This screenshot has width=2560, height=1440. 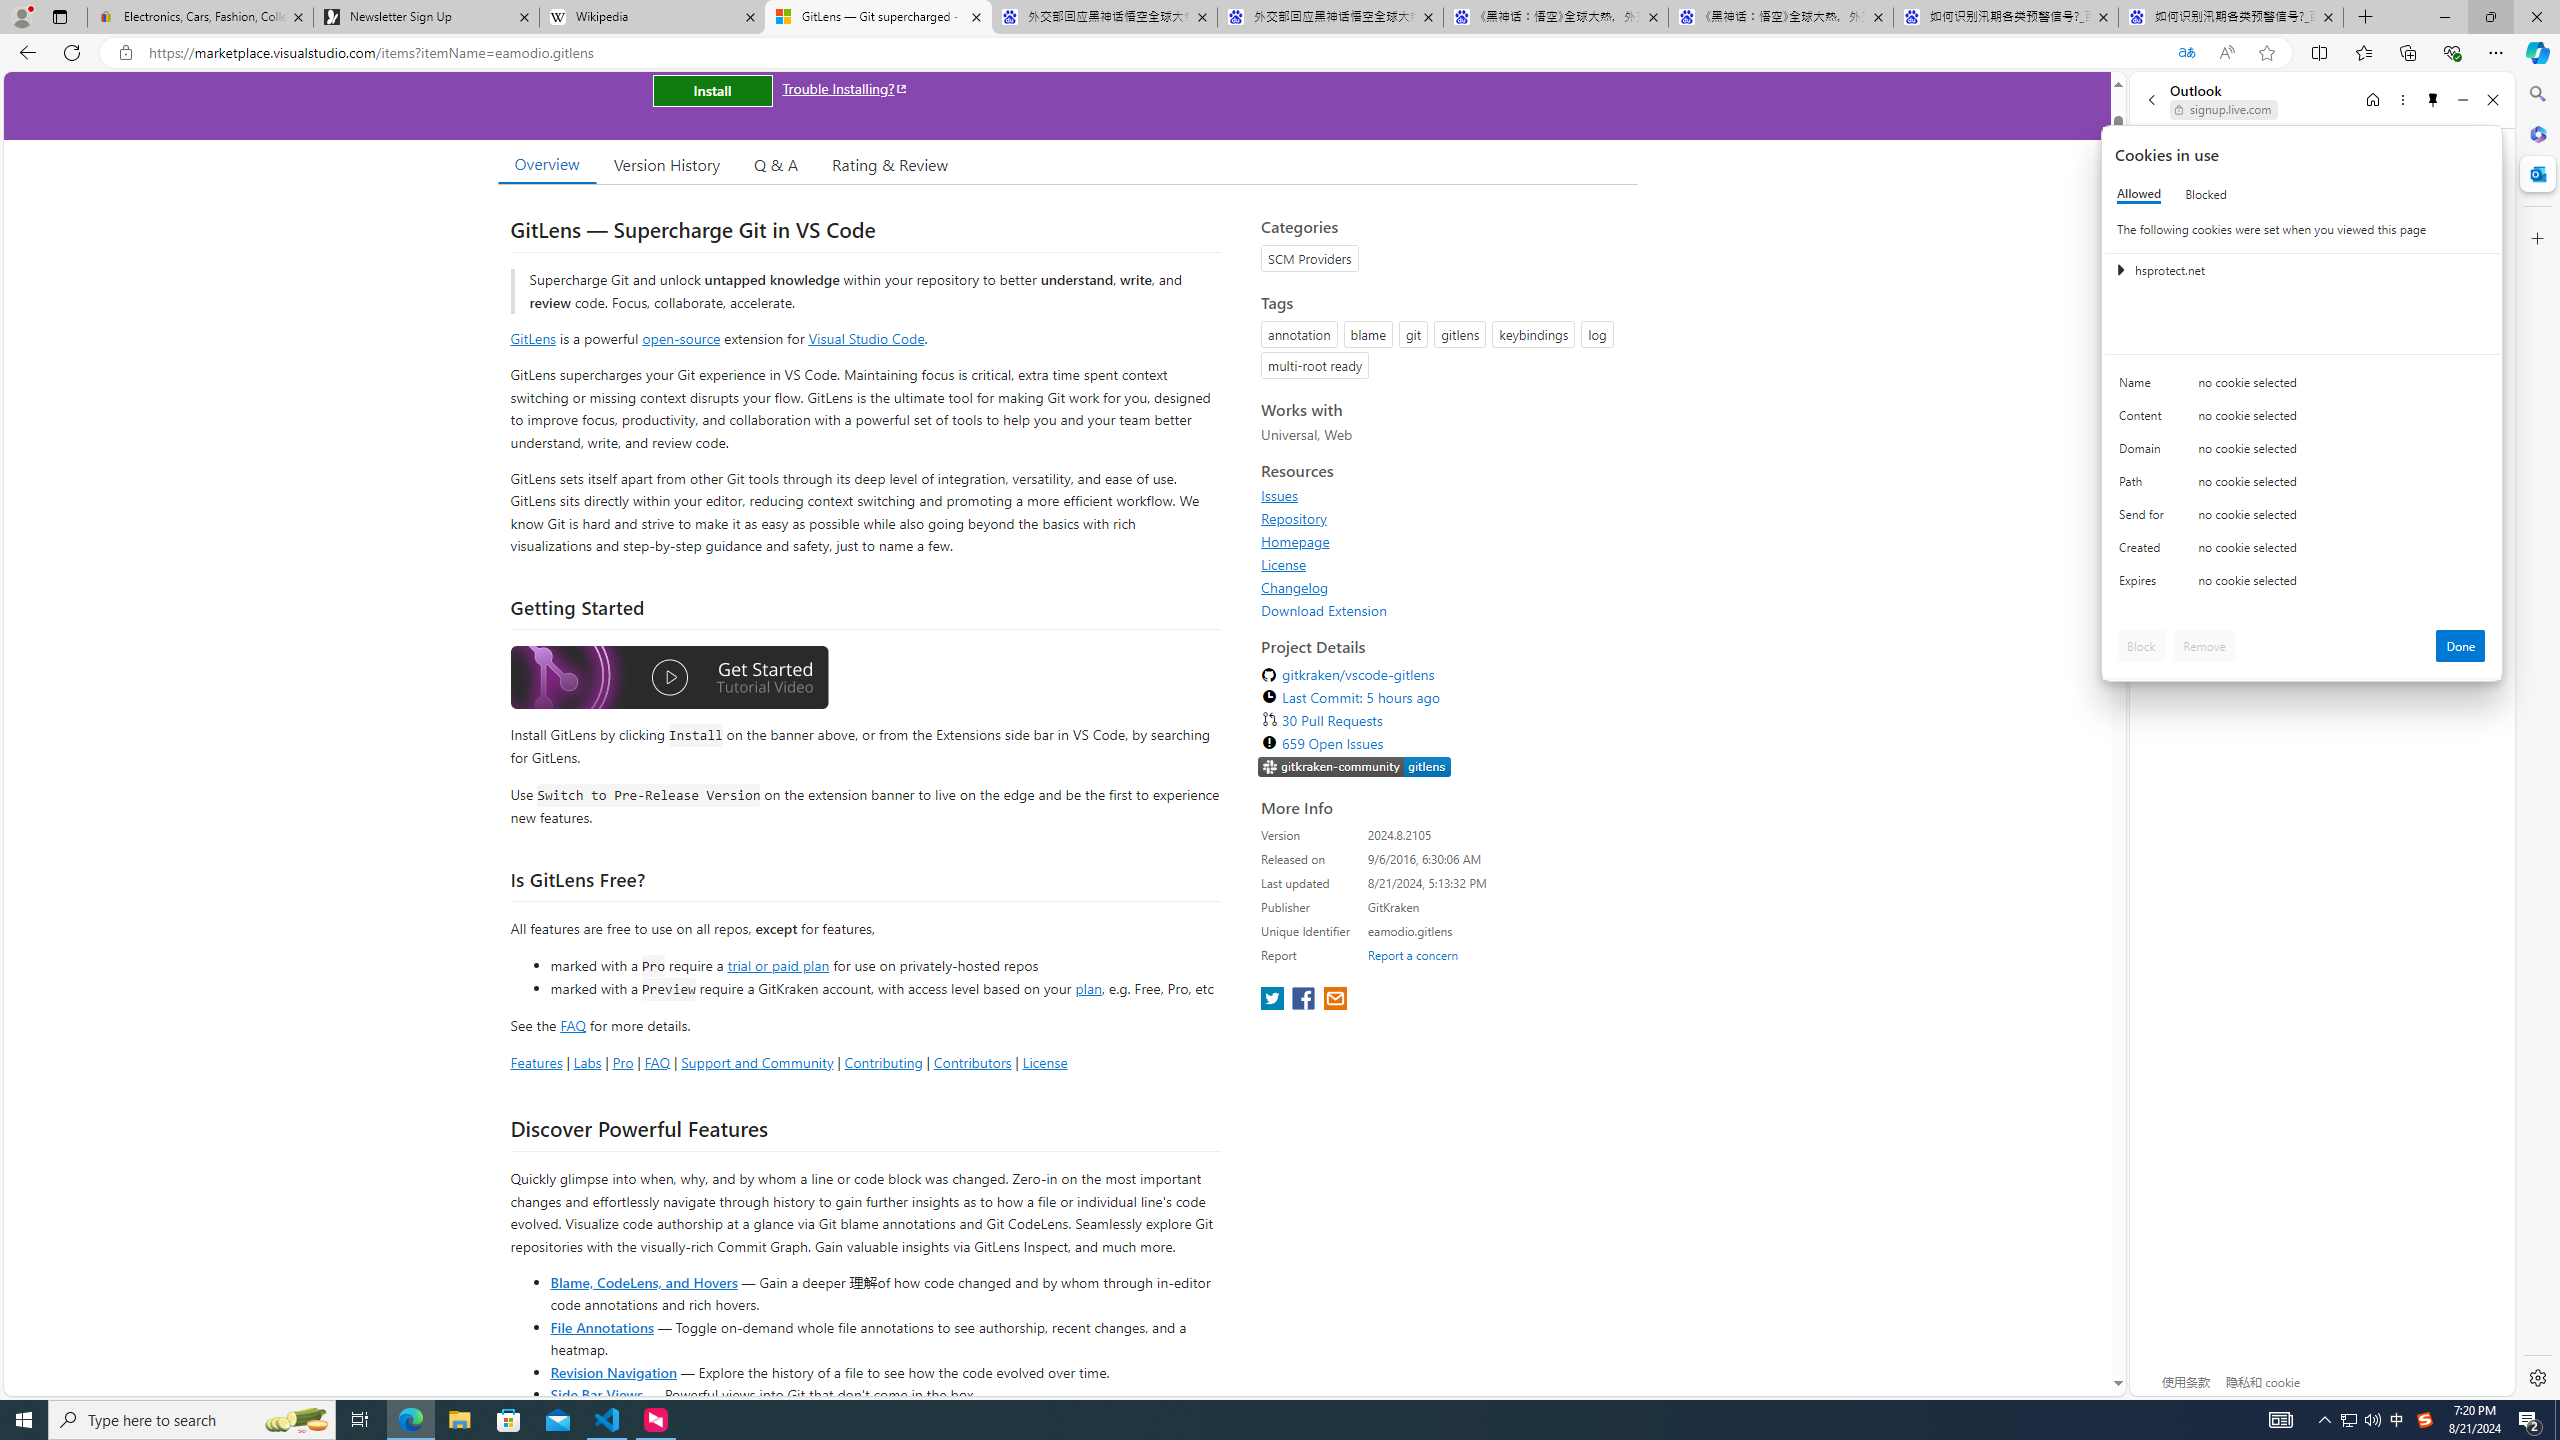 What do you see at coordinates (2144, 386) in the screenshot?
I see `'Name'` at bounding box center [2144, 386].